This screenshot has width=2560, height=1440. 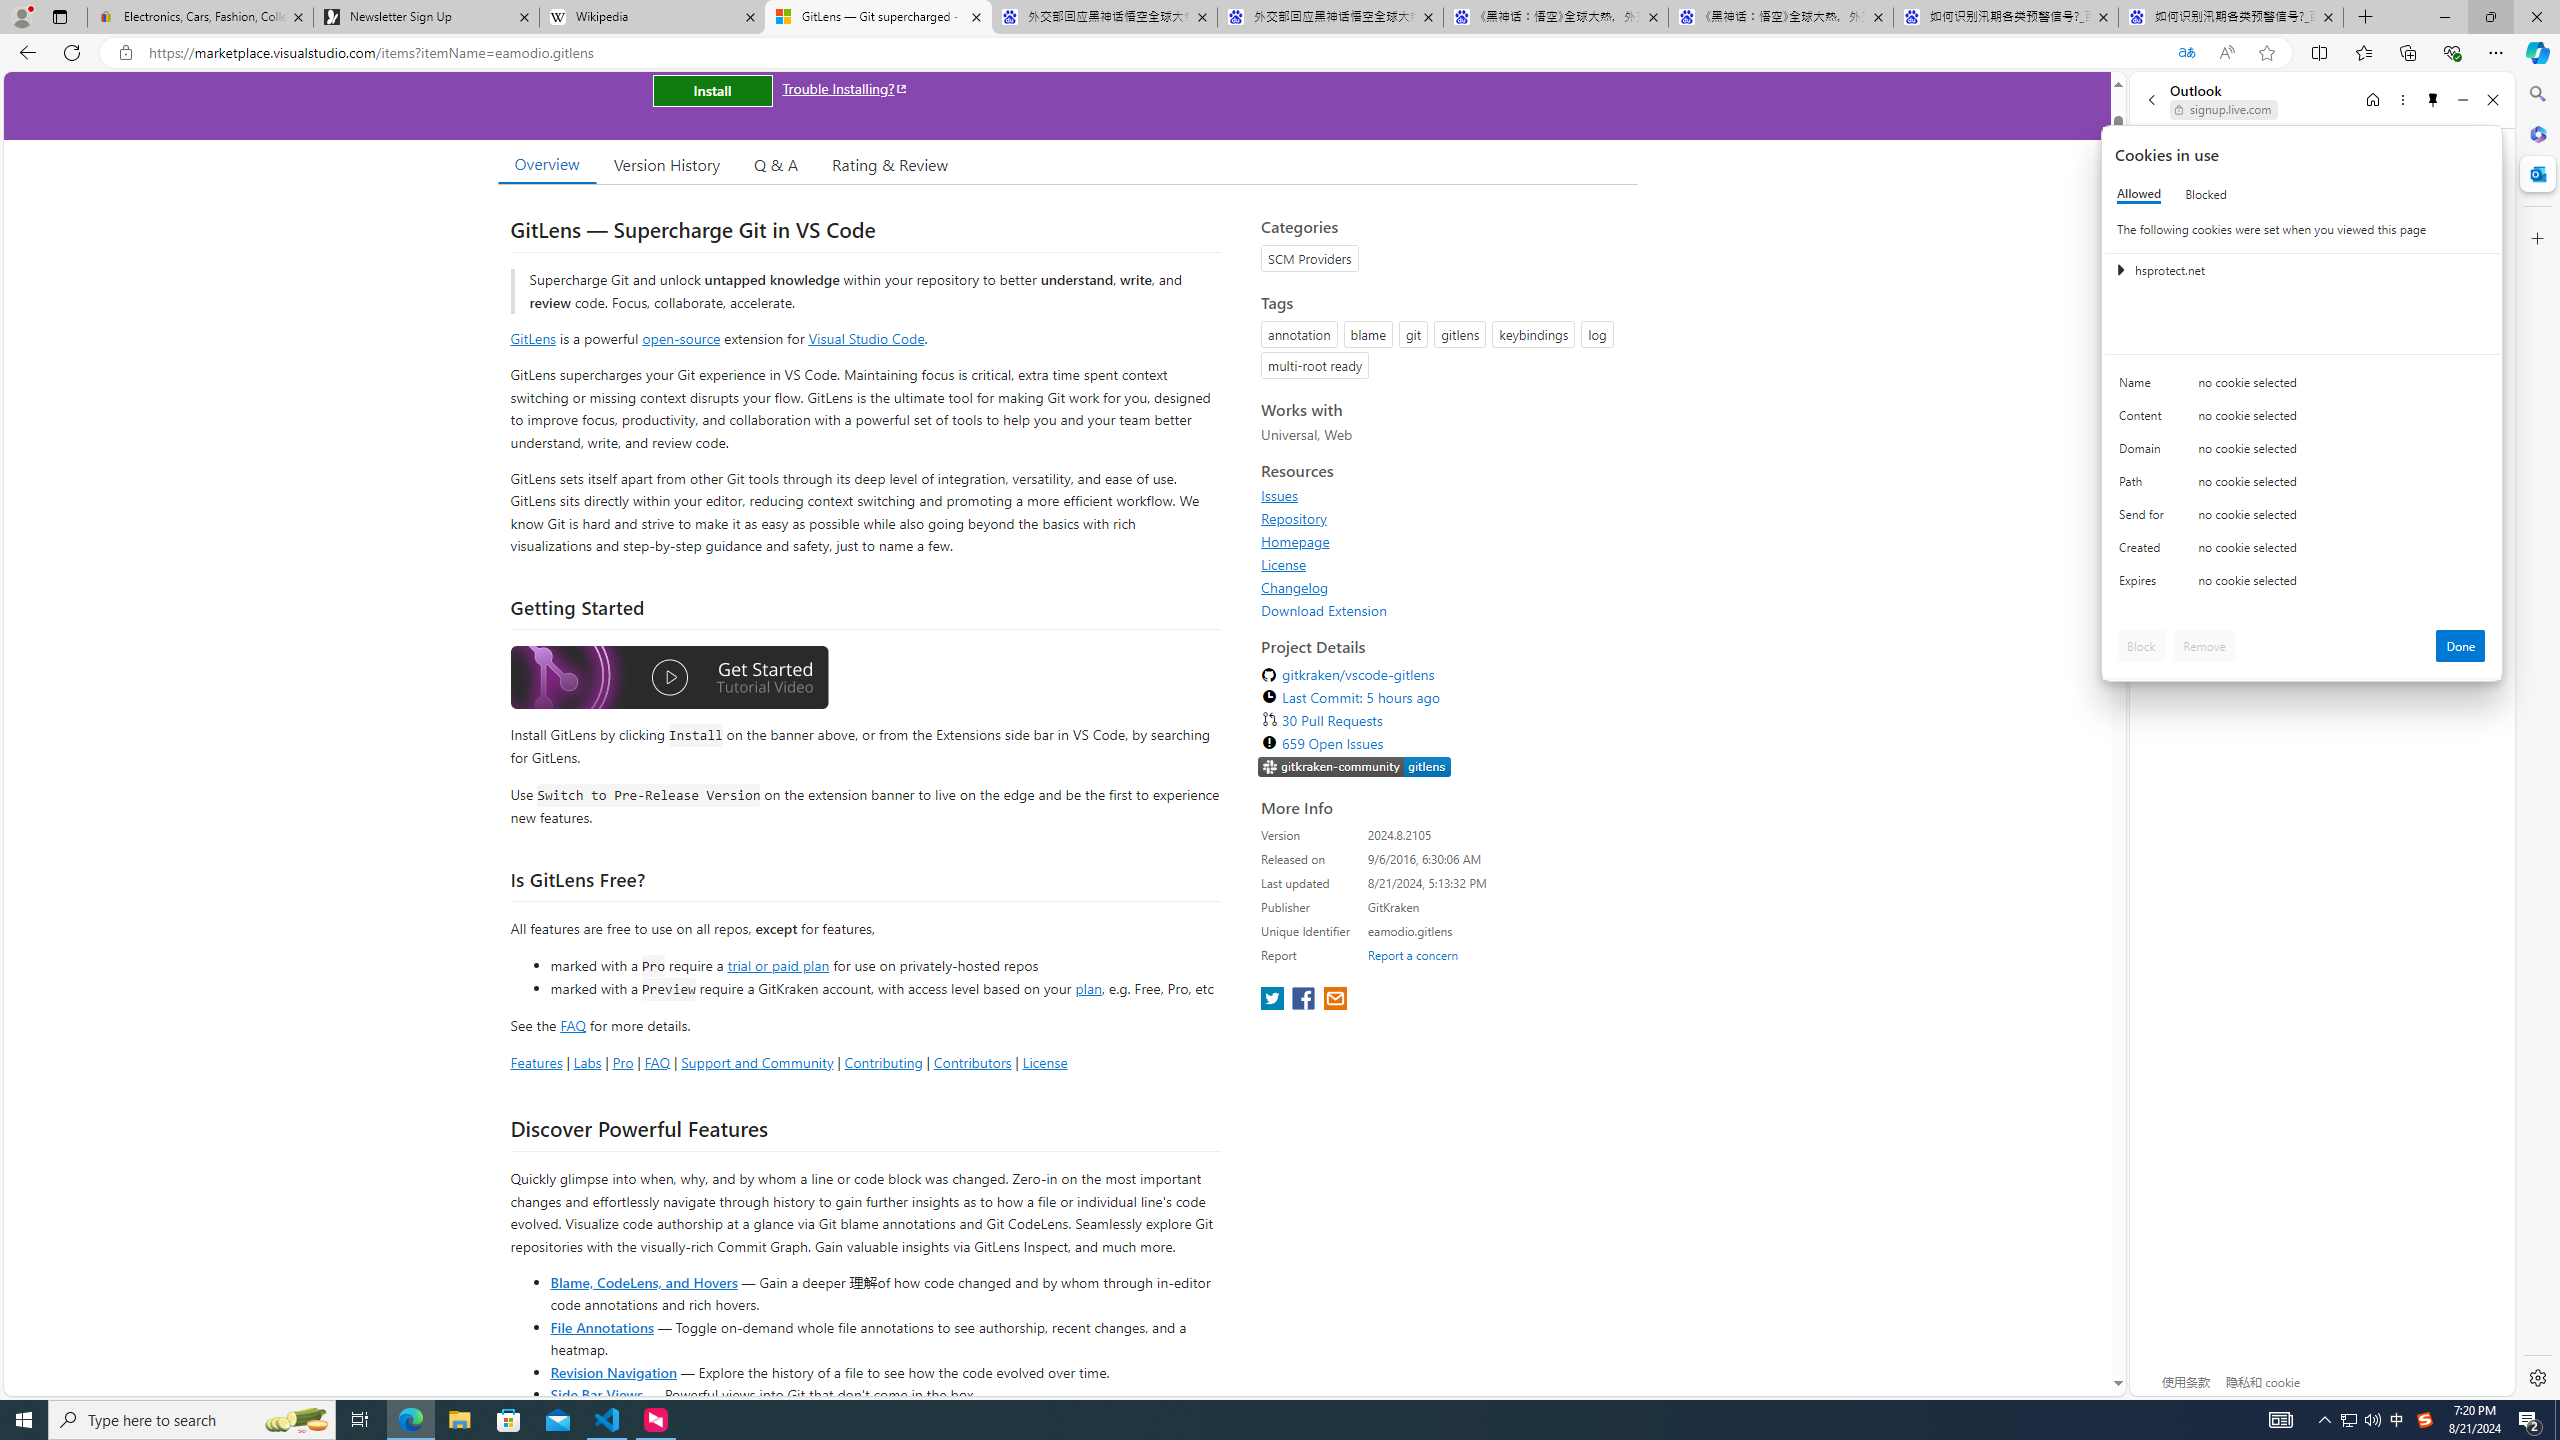 What do you see at coordinates (2144, 386) in the screenshot?
I see `'Name'` at bounding box center [2144, 386].